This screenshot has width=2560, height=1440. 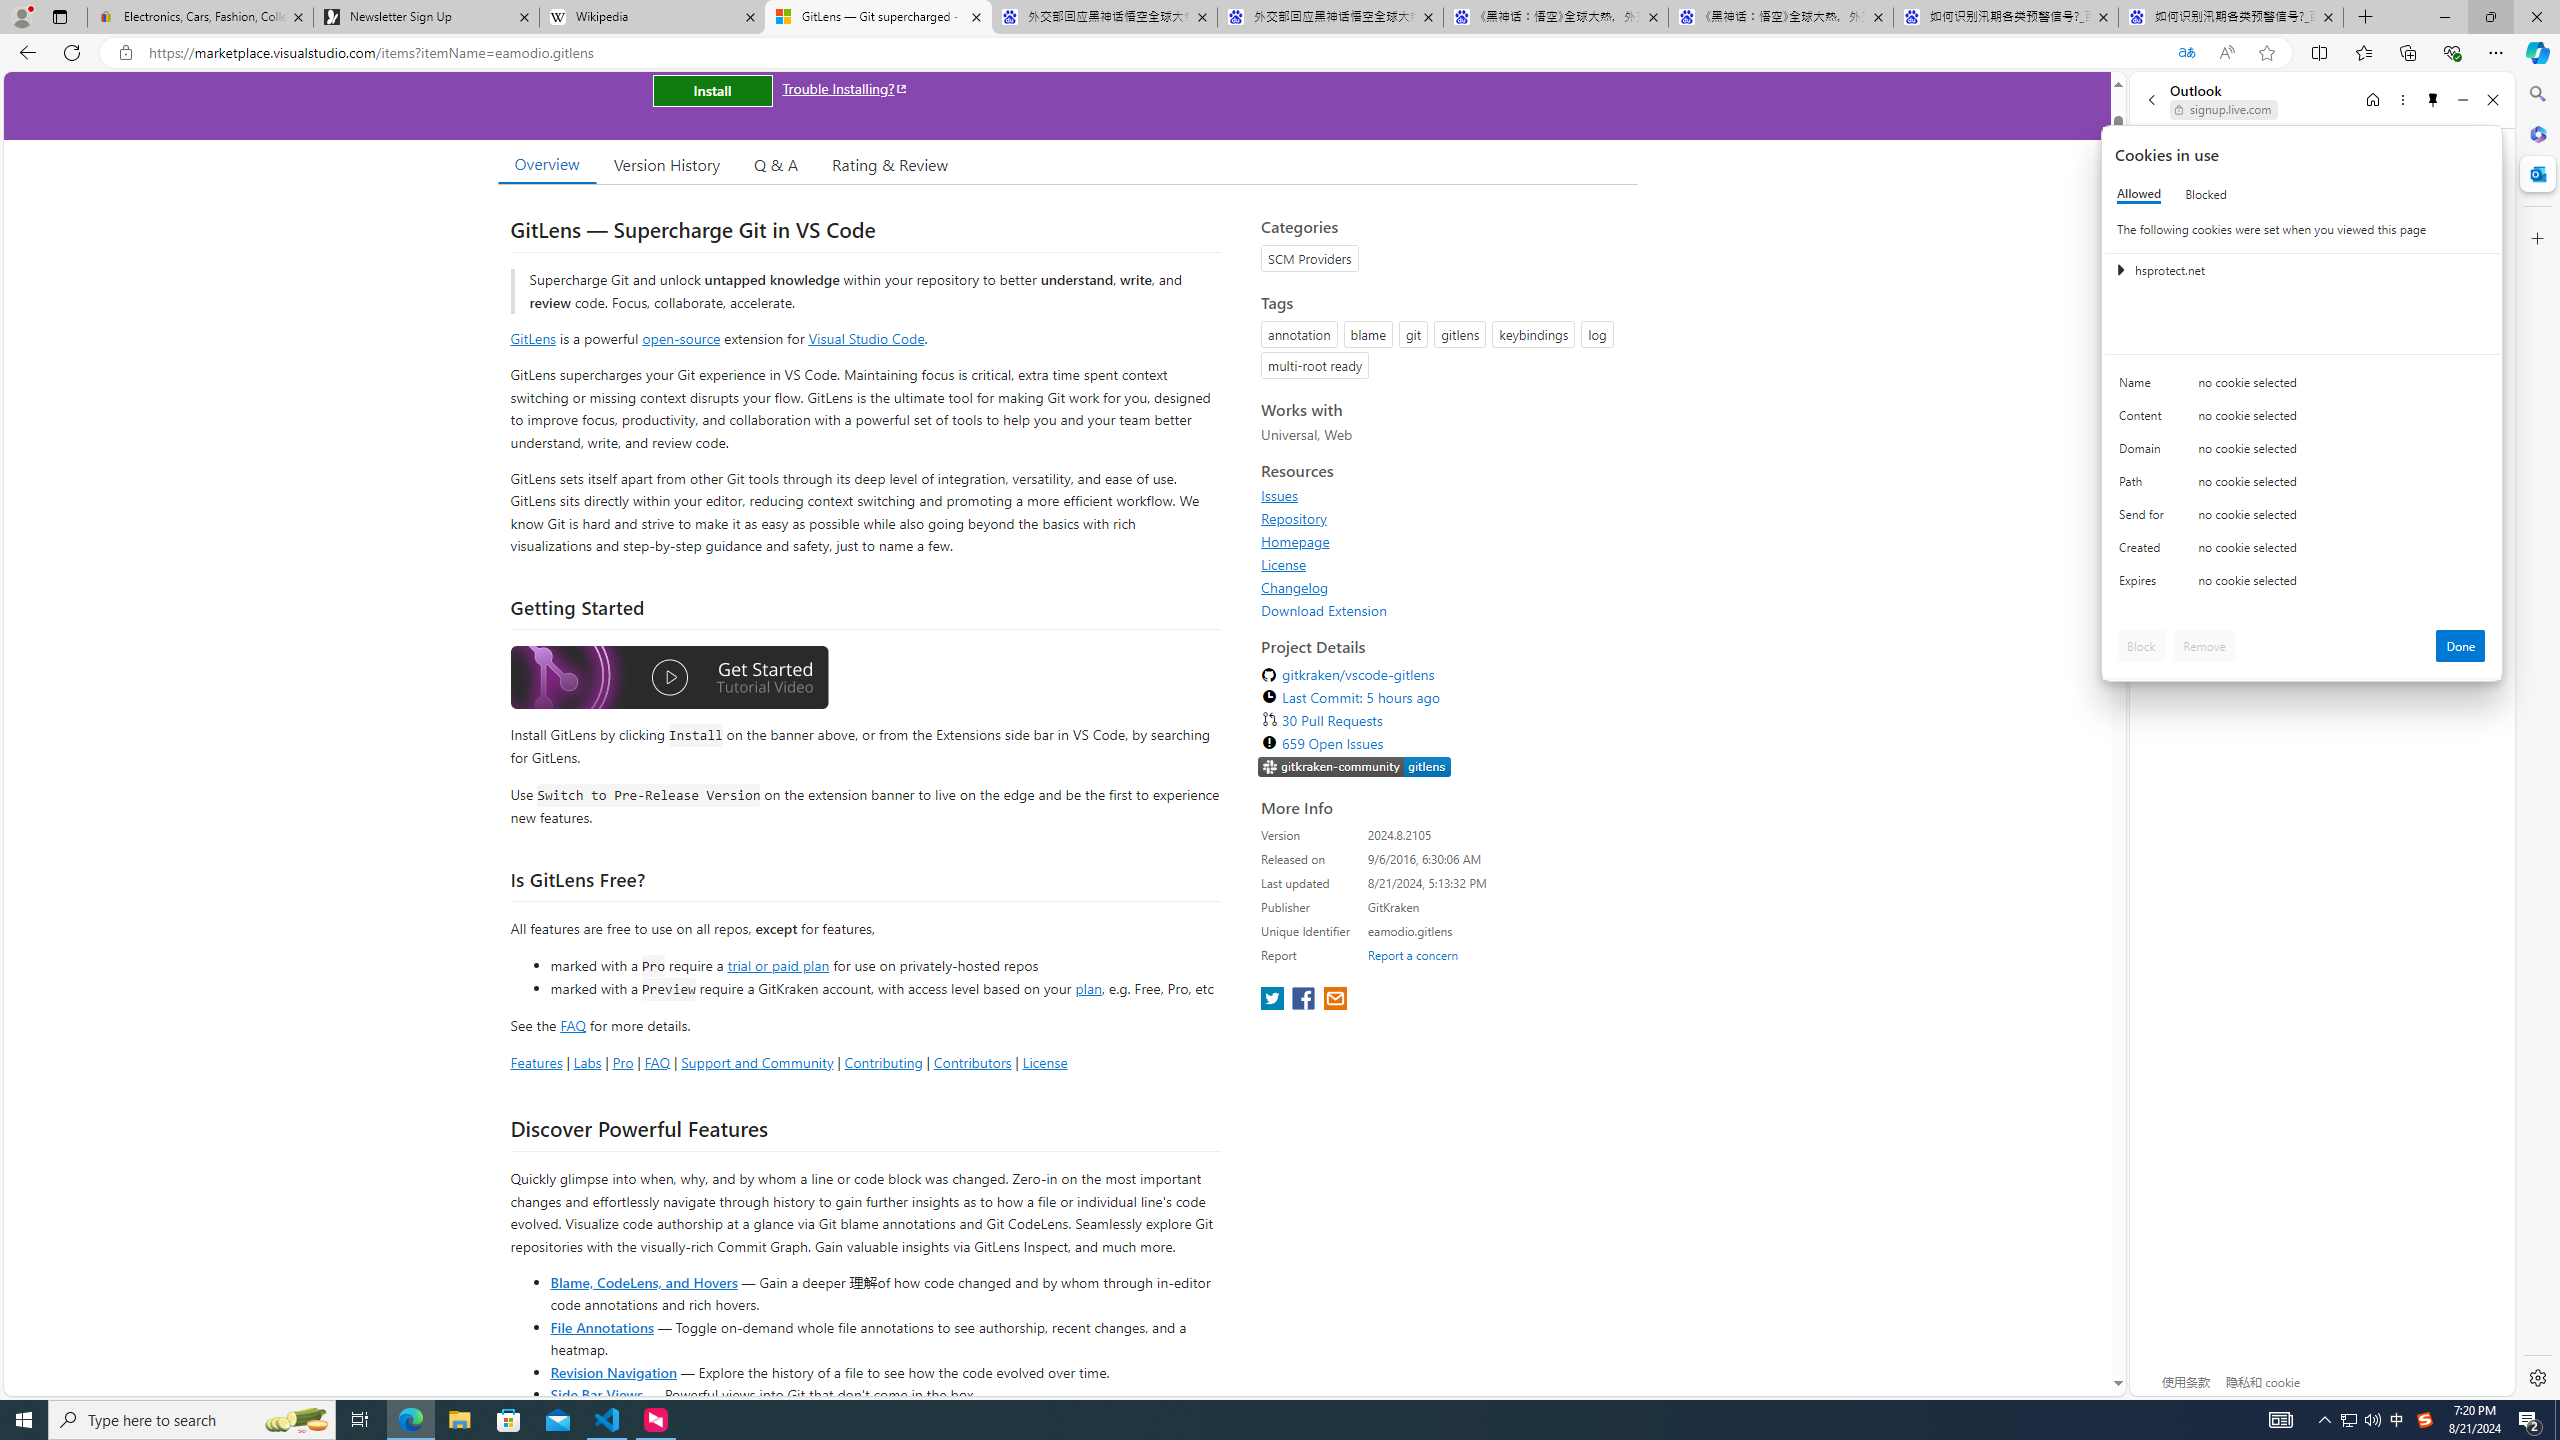 What do you see at coordinates (2144, 386) in the screenshot?
I see `'Name'` at bounding box center [2144, 386].